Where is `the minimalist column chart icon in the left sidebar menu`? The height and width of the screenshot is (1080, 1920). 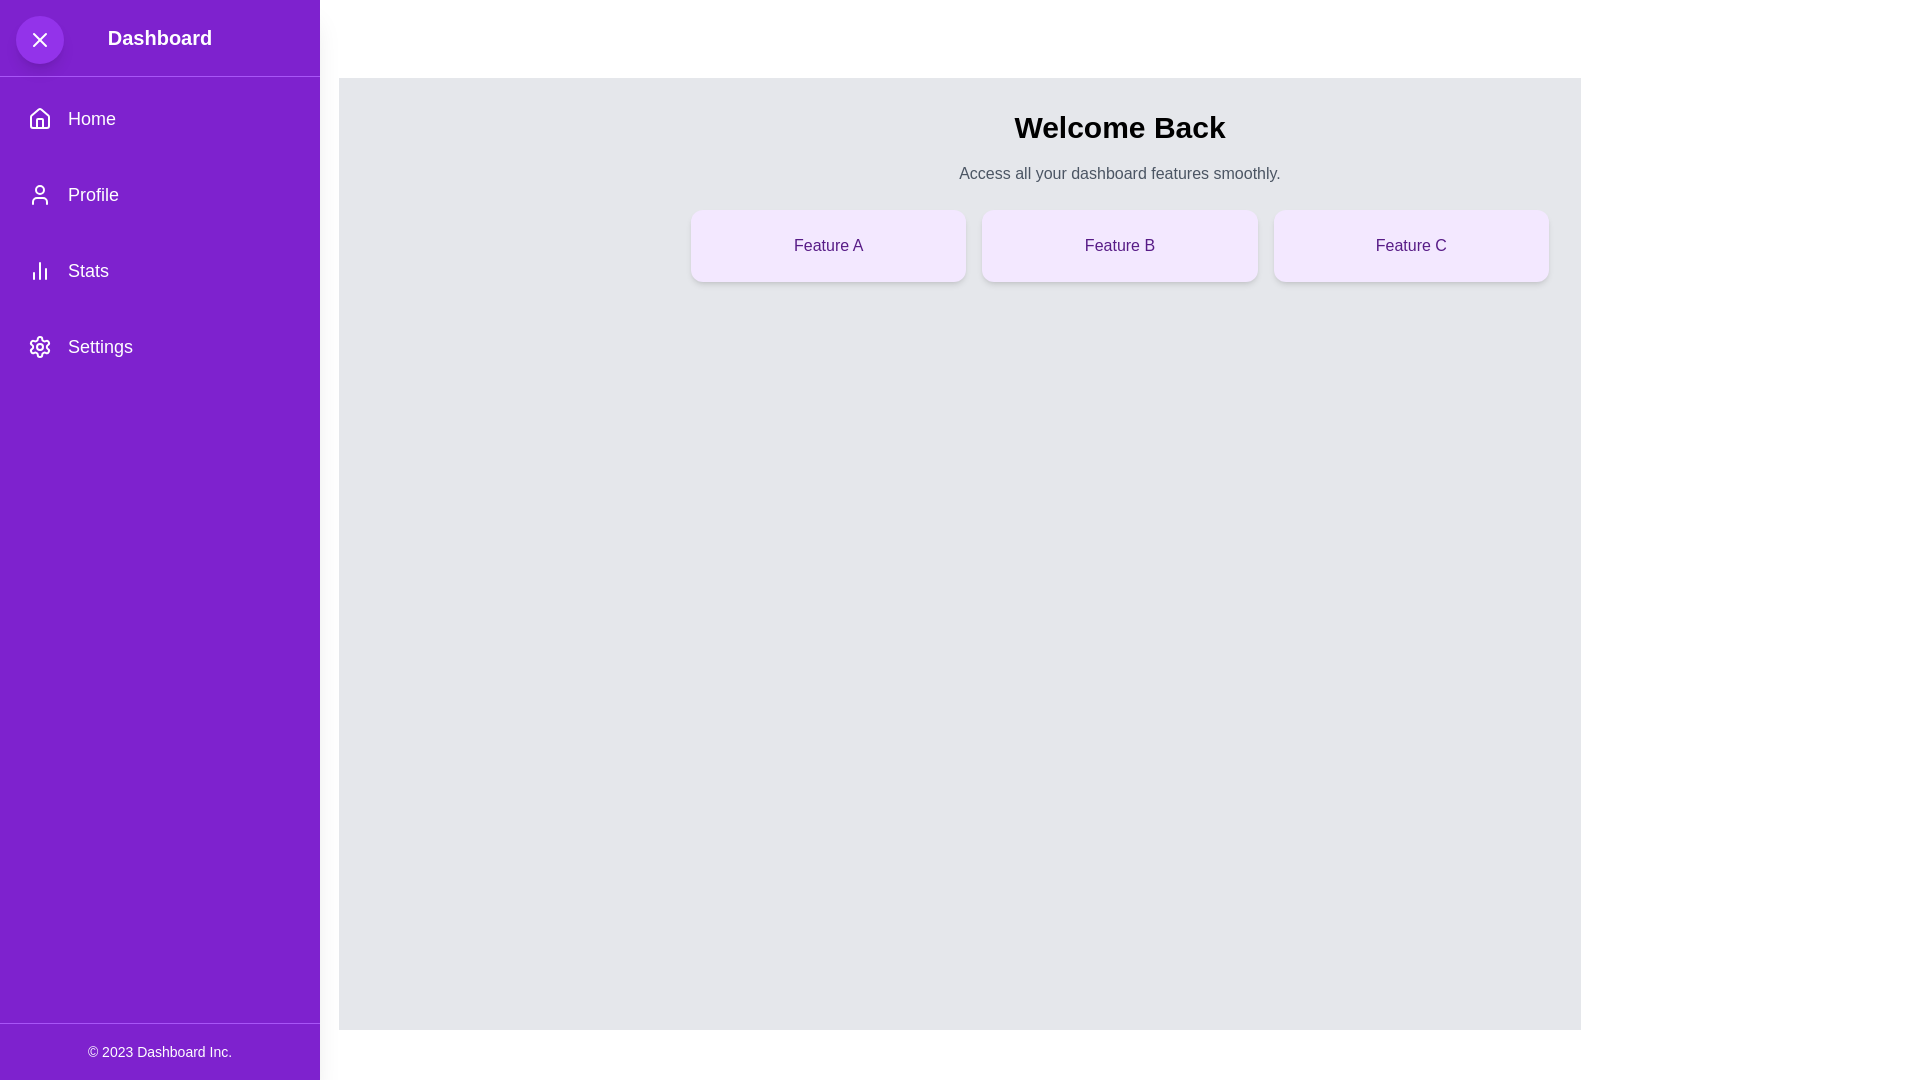 the minimalist column chart icon in the left sidebar menu is located at coordinates (39, 270).